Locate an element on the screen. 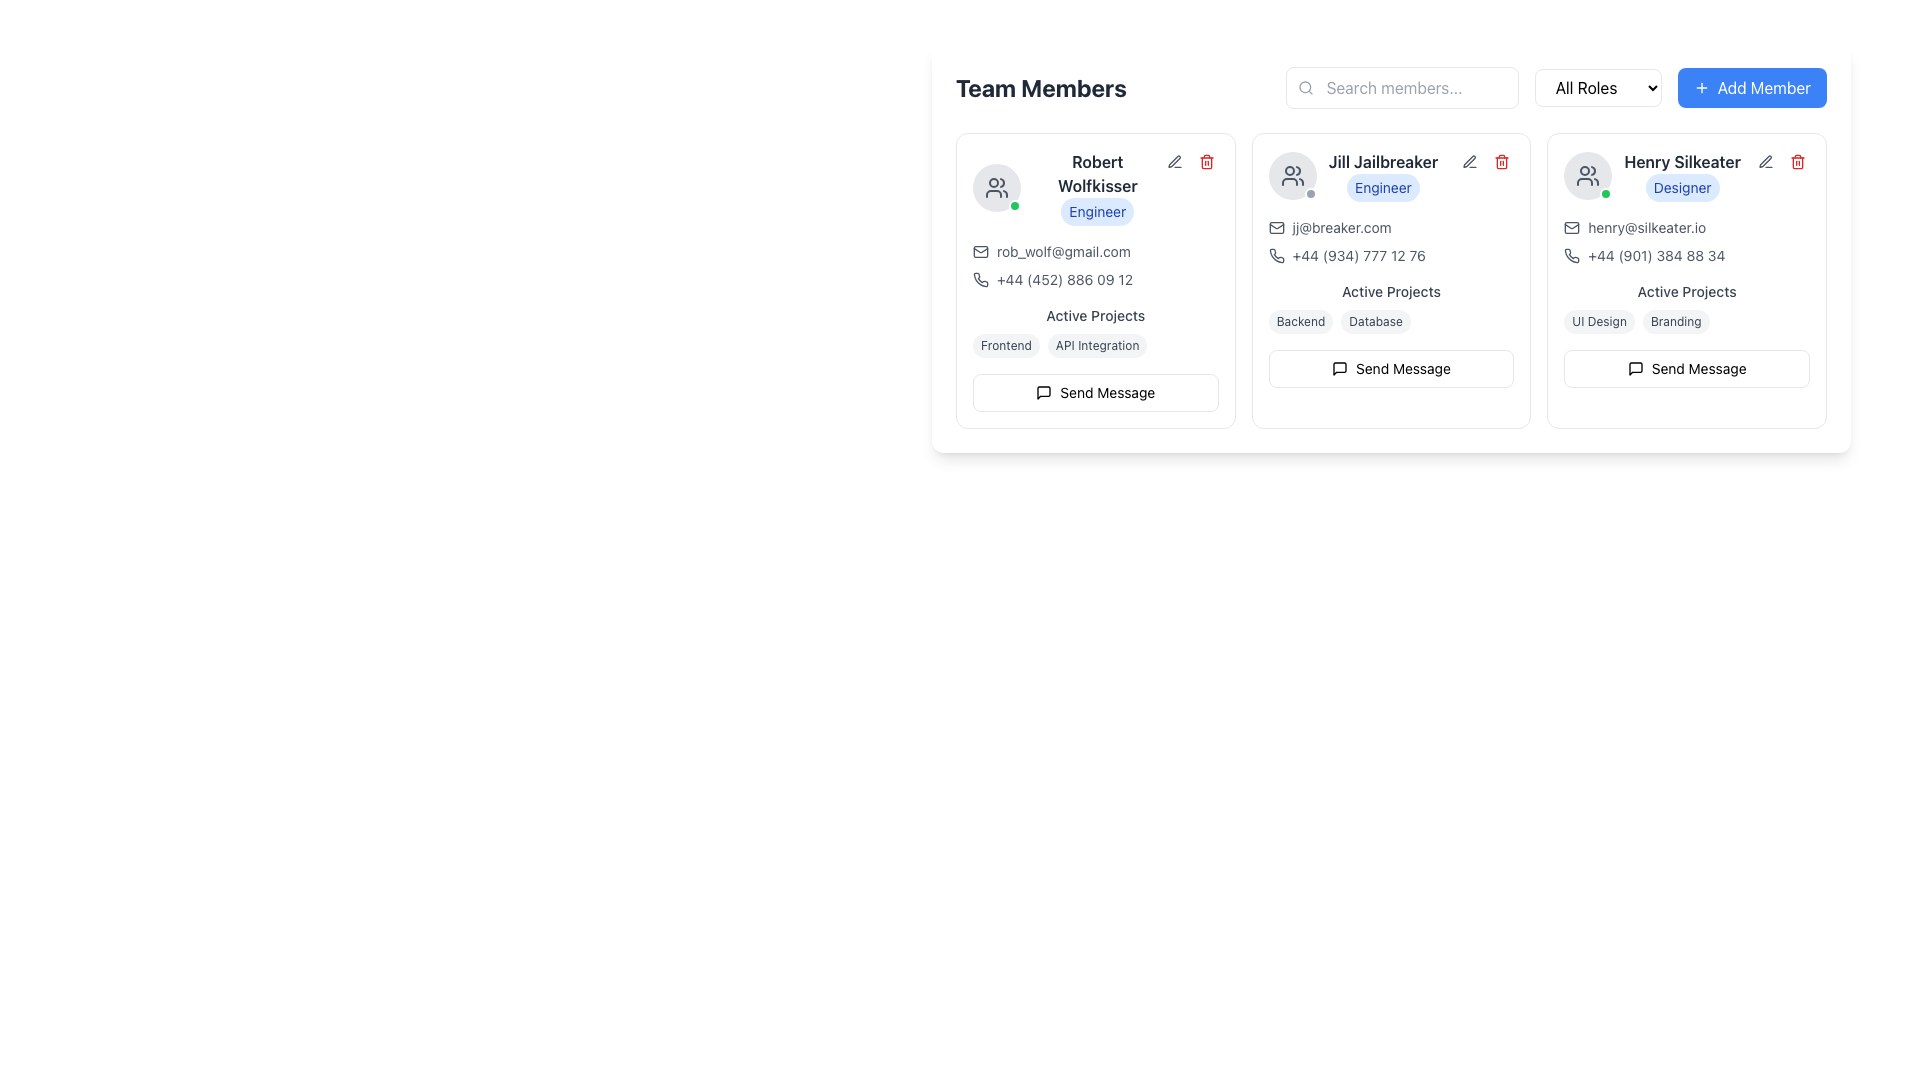 The height and width of the screenshot is (1080, 1920). the phone icon that visually indicates the presented phone number '+44 (901) 384 88 34', located in the bottom detail section of the third user card is located at coordinates (1571, 254).